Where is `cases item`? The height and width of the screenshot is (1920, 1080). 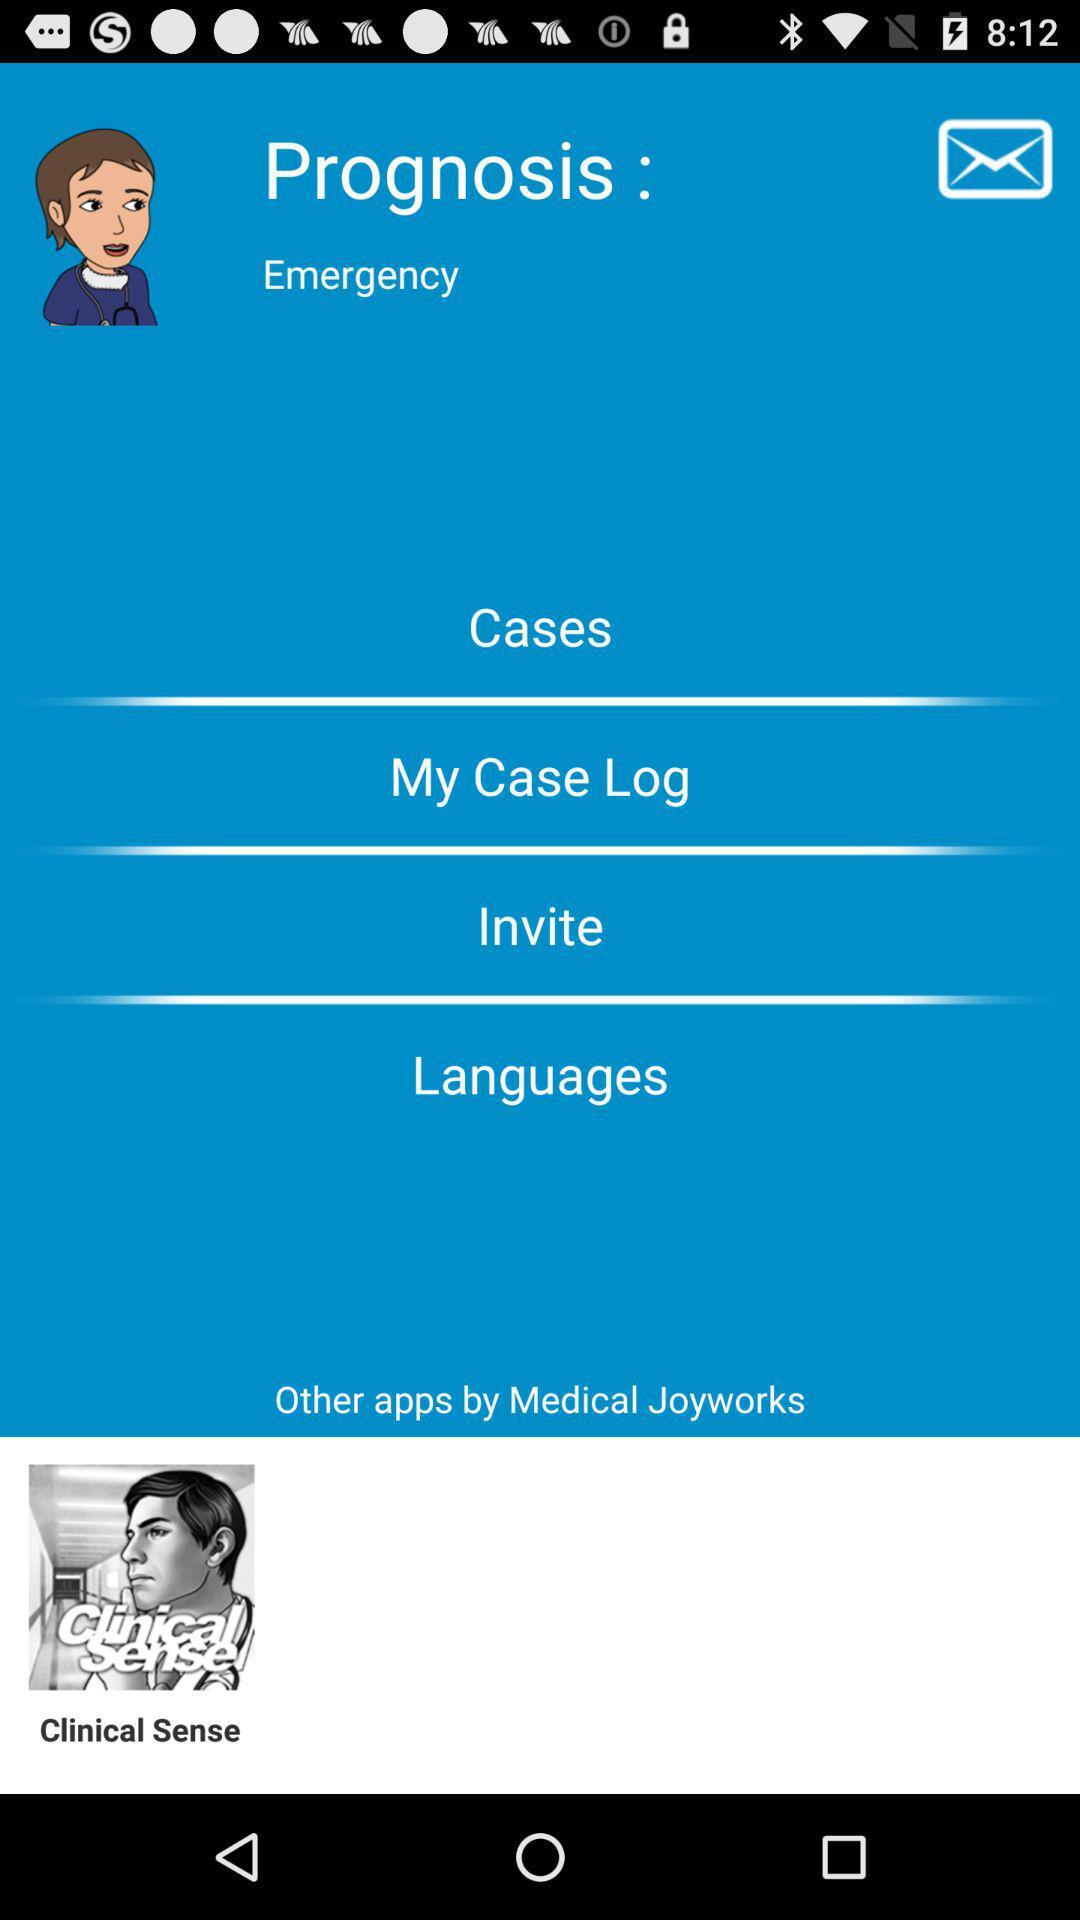
cases item is located at coordinates (540, 624).